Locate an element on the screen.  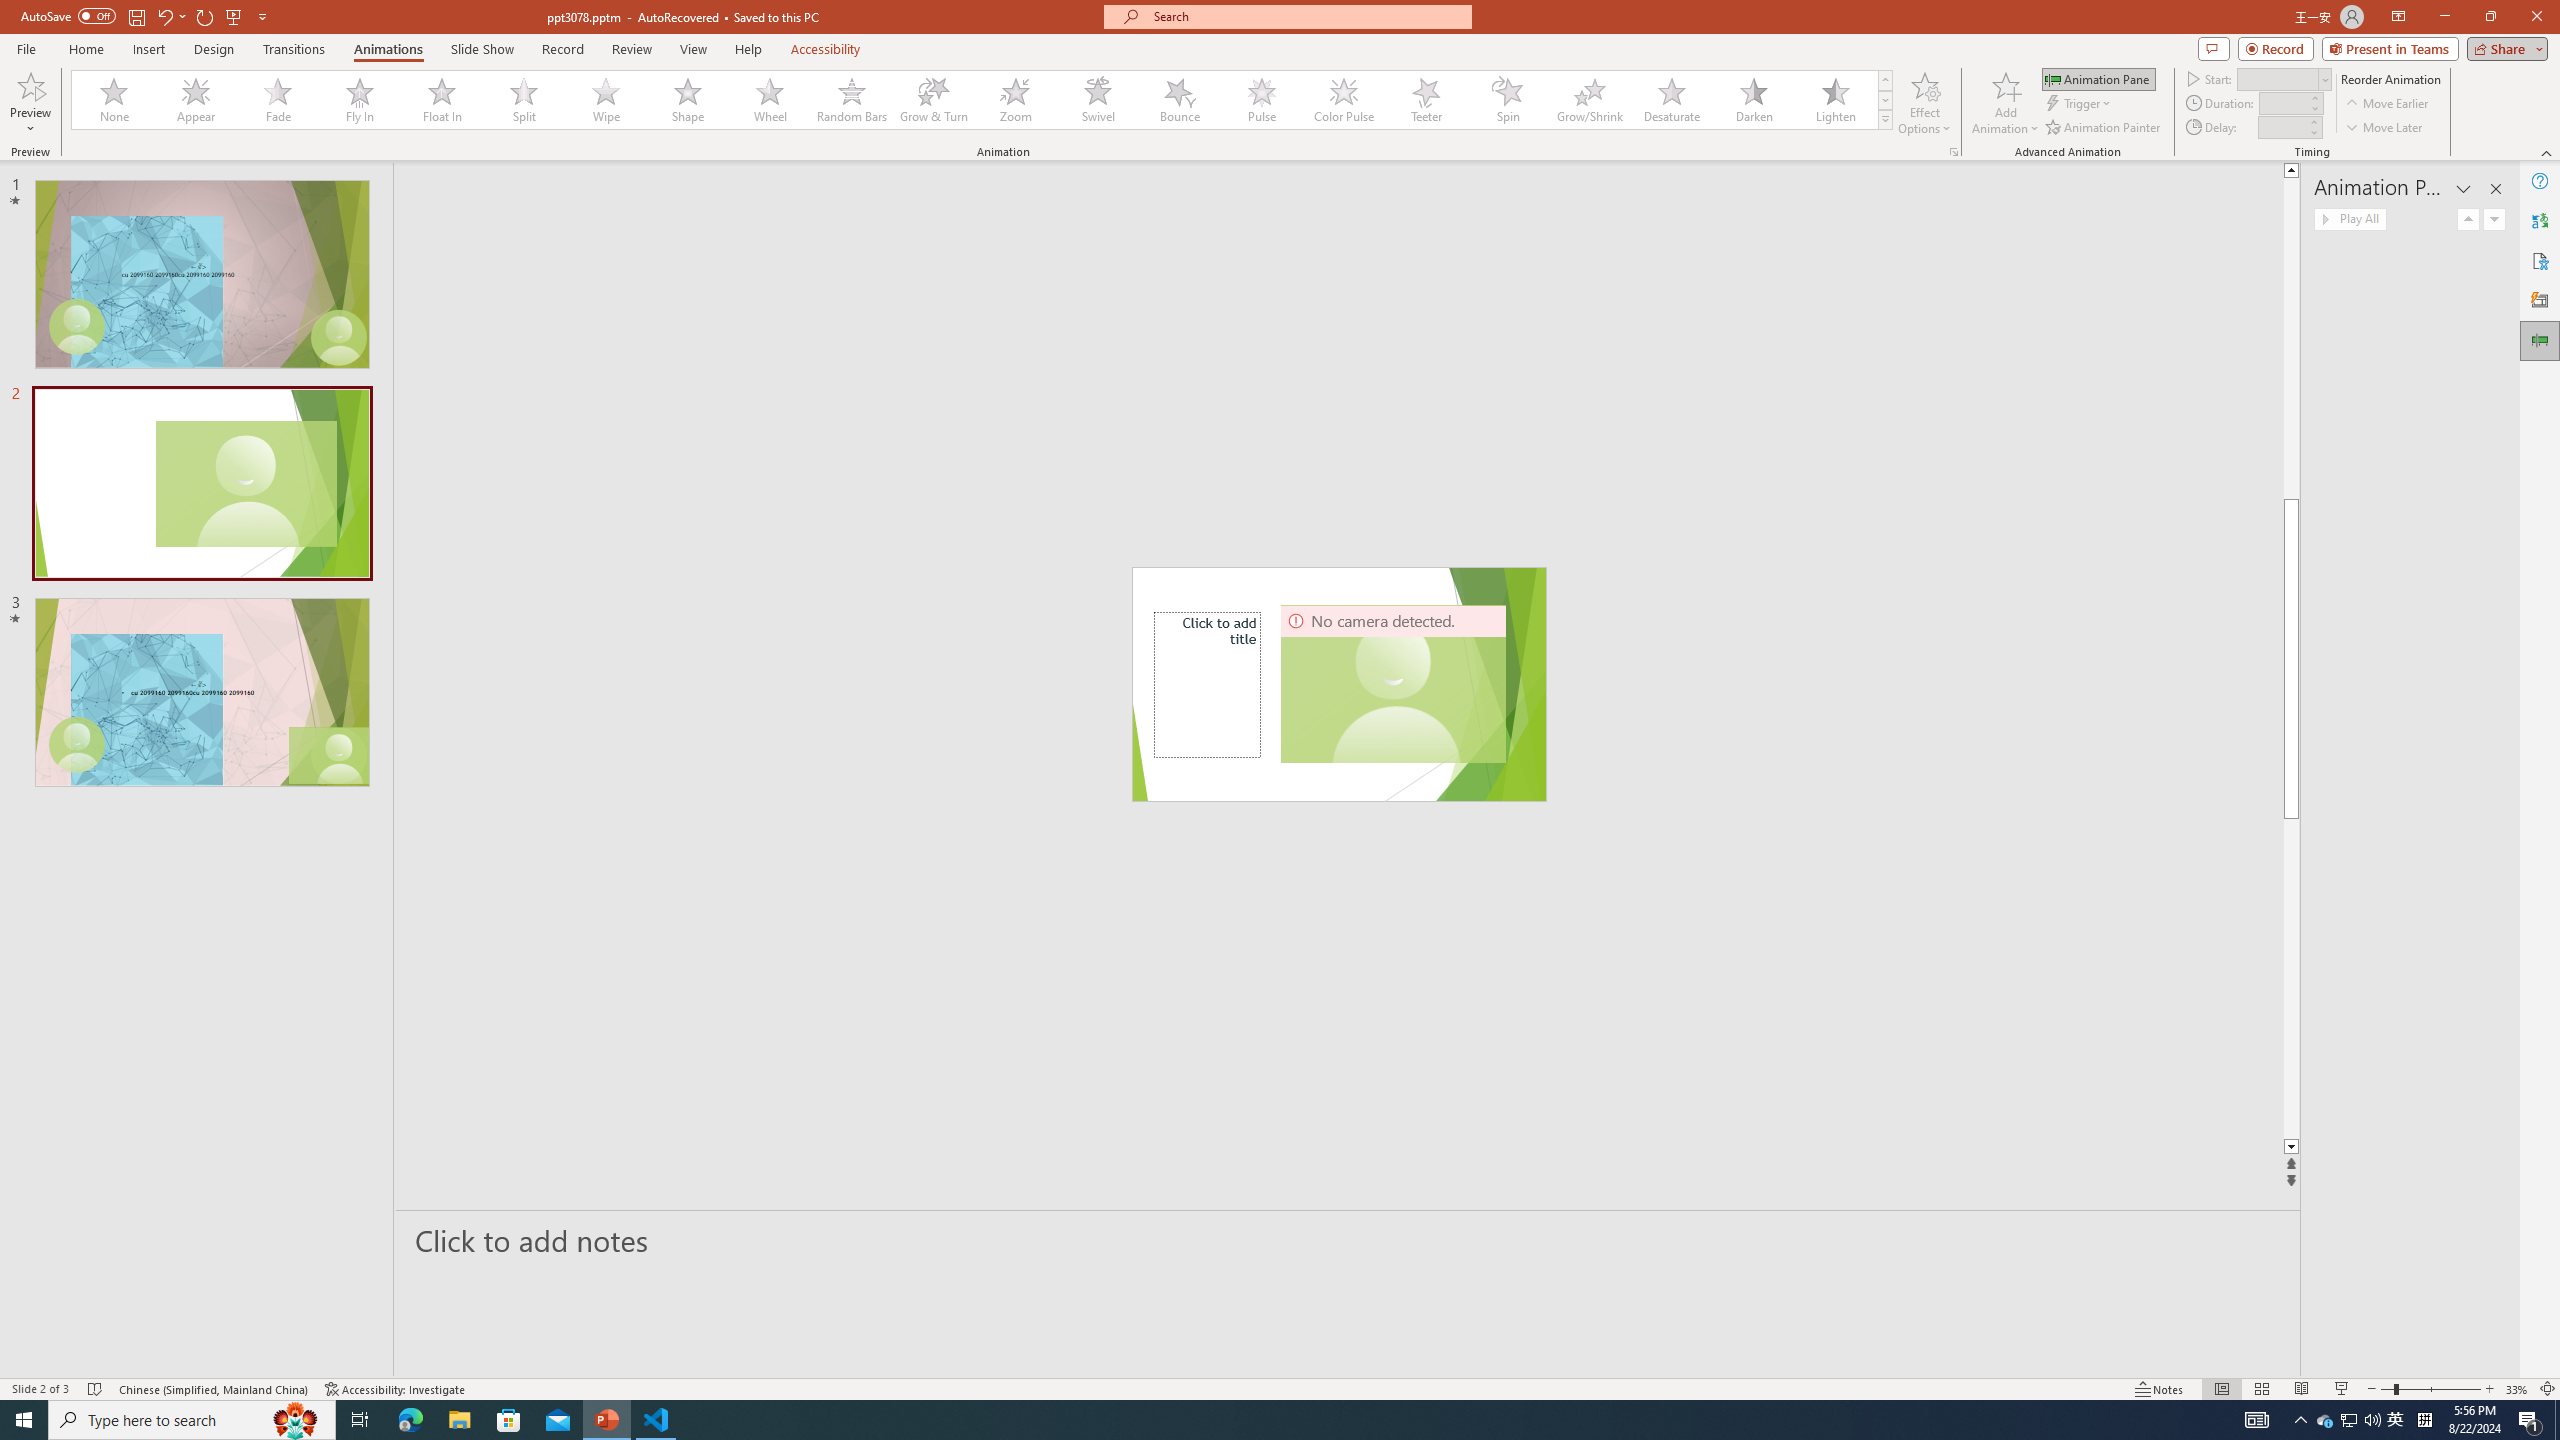
'Zoom 33%' is located at coordinates (2516, 1389).